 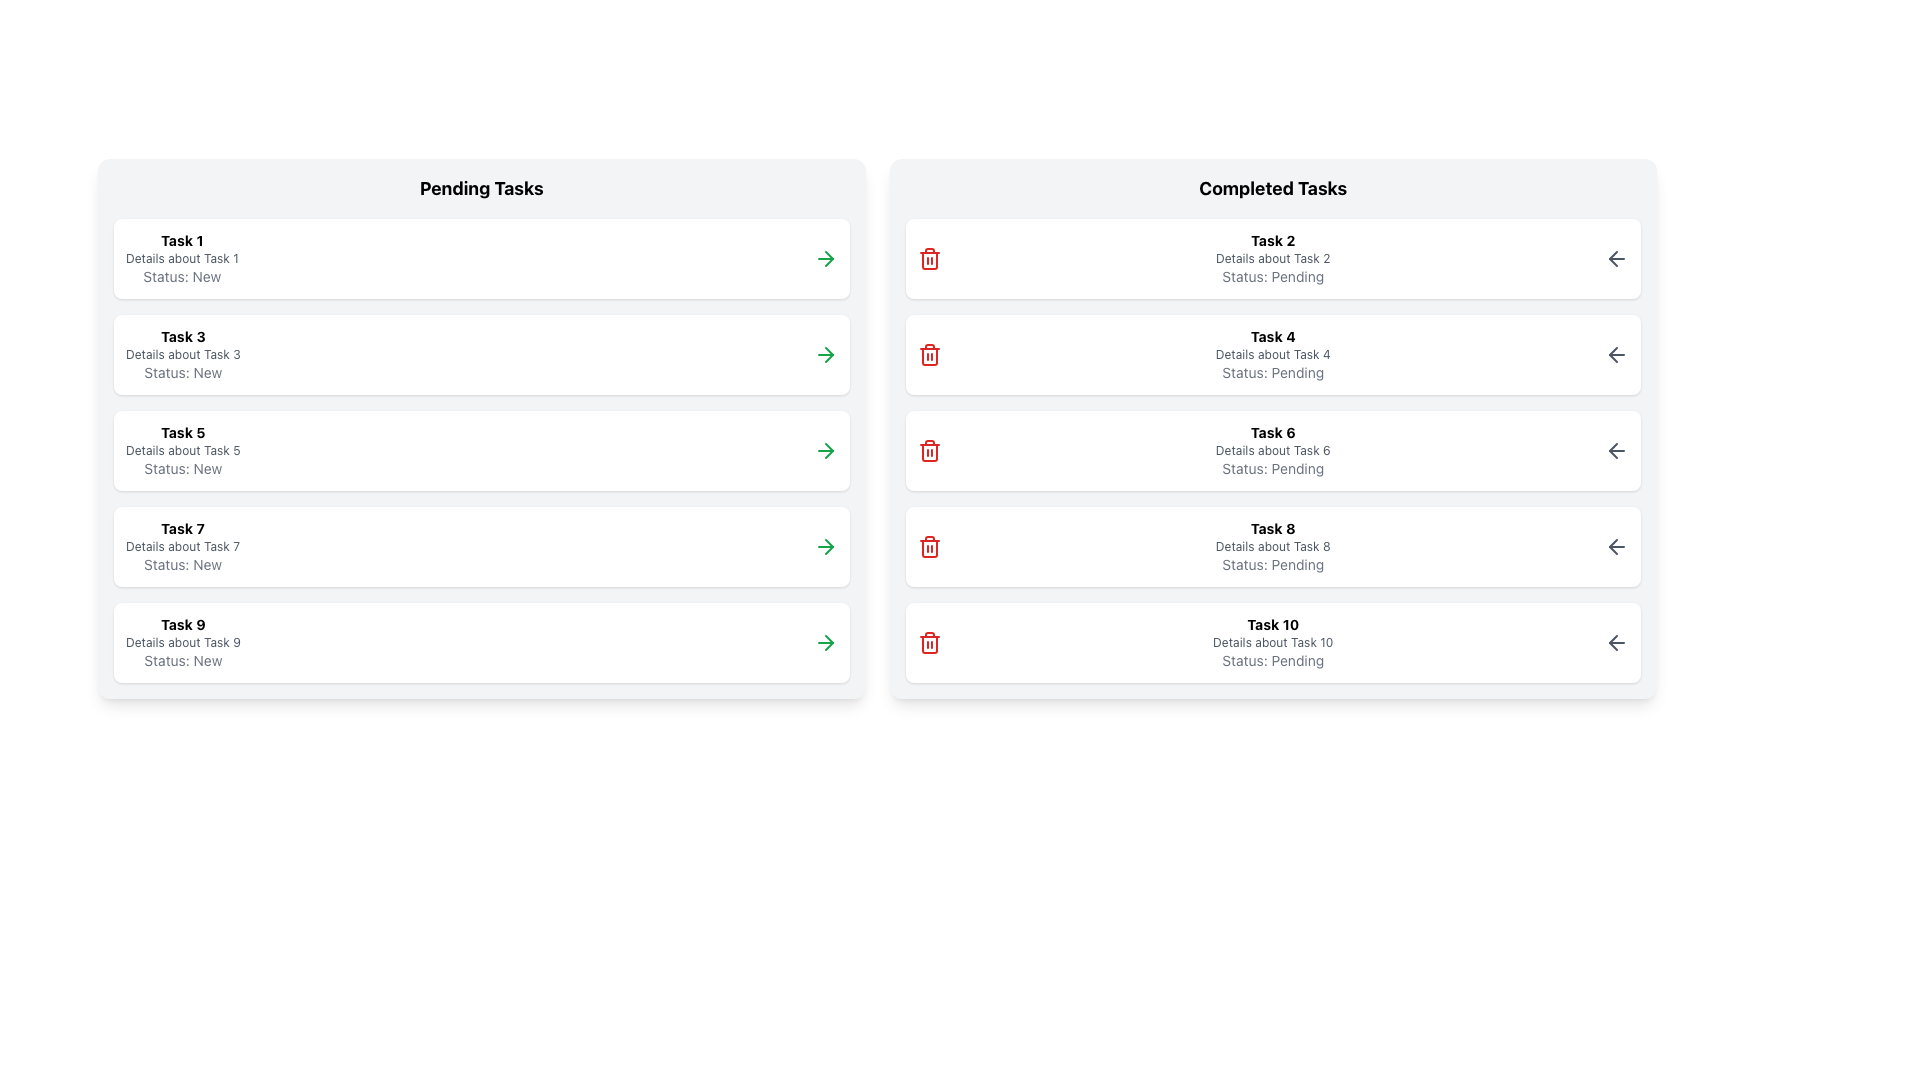 I want to click on the right-pointing triangular arrow icon located in the fifth task card from the top in the 'Pending Tasks' column, so click(x=829, y=451).